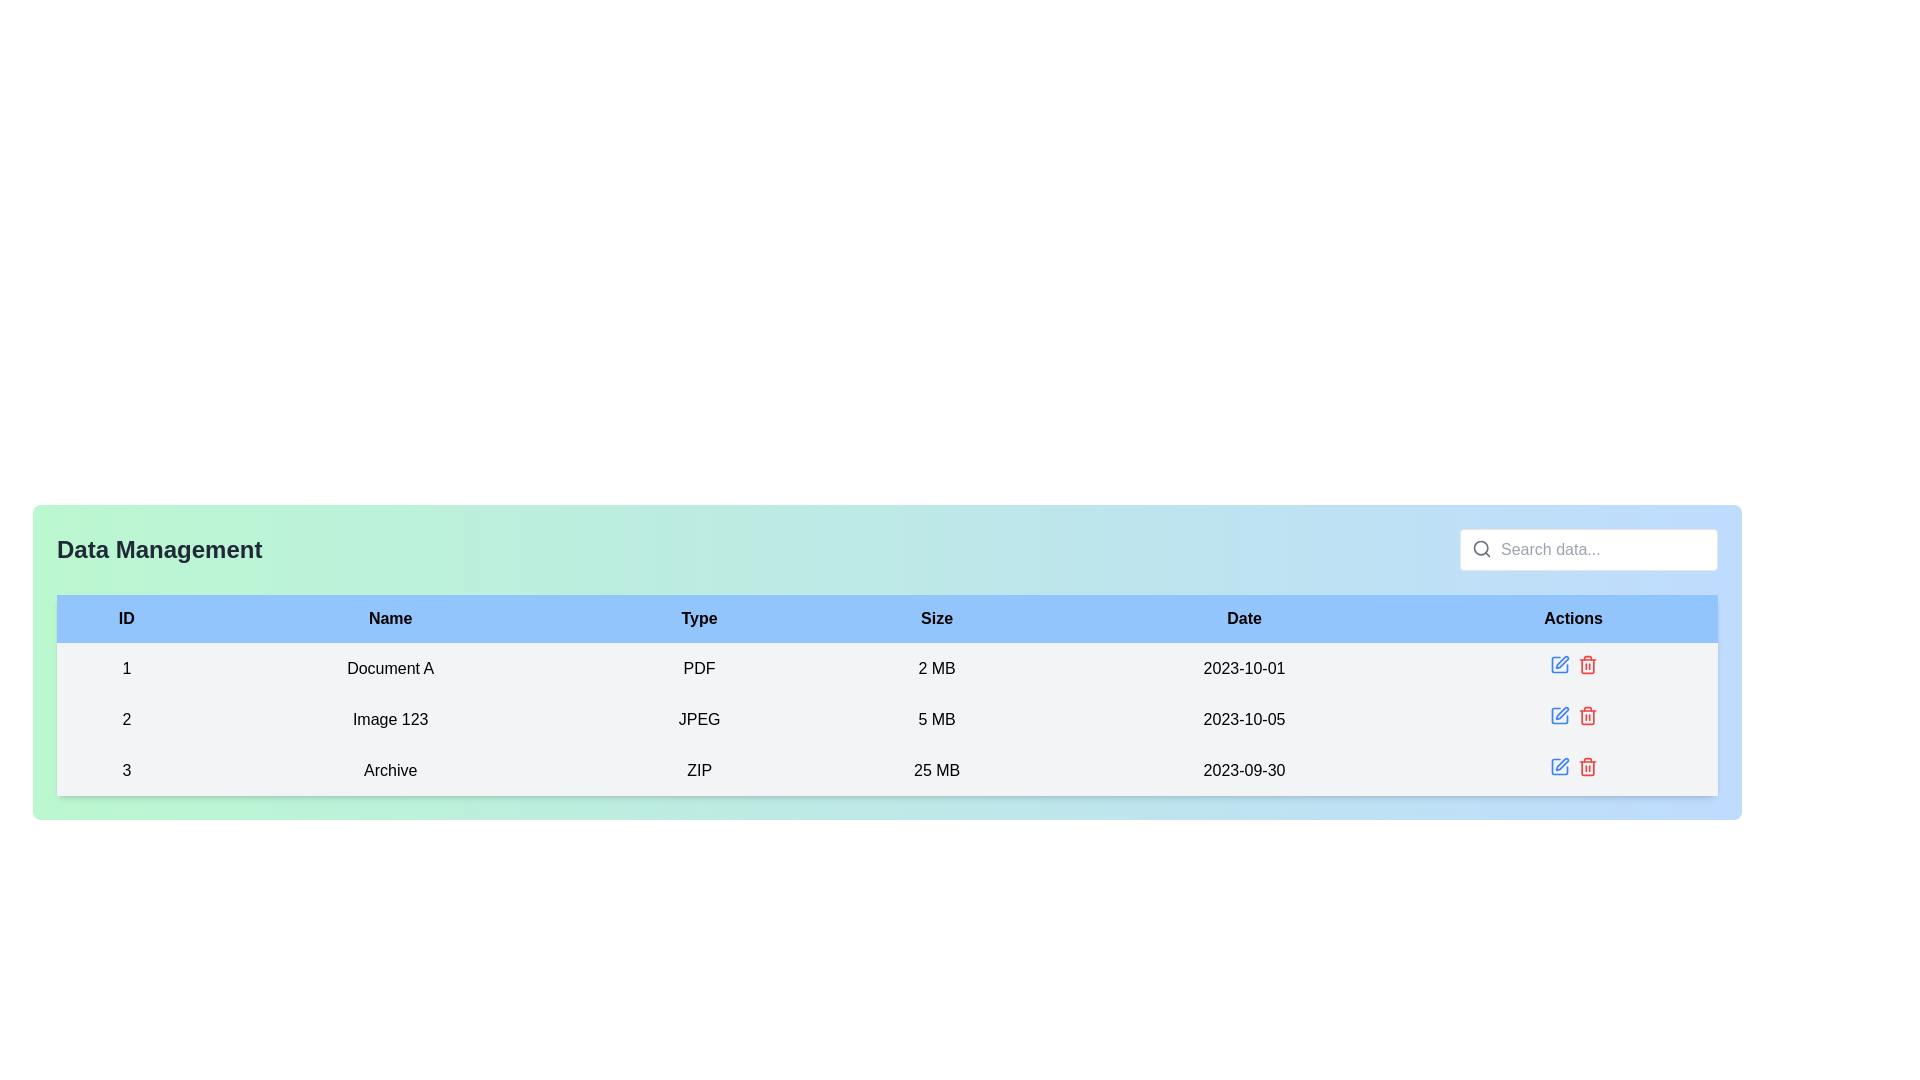 This screenshot has height=1080, width=1920. I want to click on the non-interactive text label displaying 'Document A' located in the second column labeled 'Name' of the first row in the table, so click(390, 668).